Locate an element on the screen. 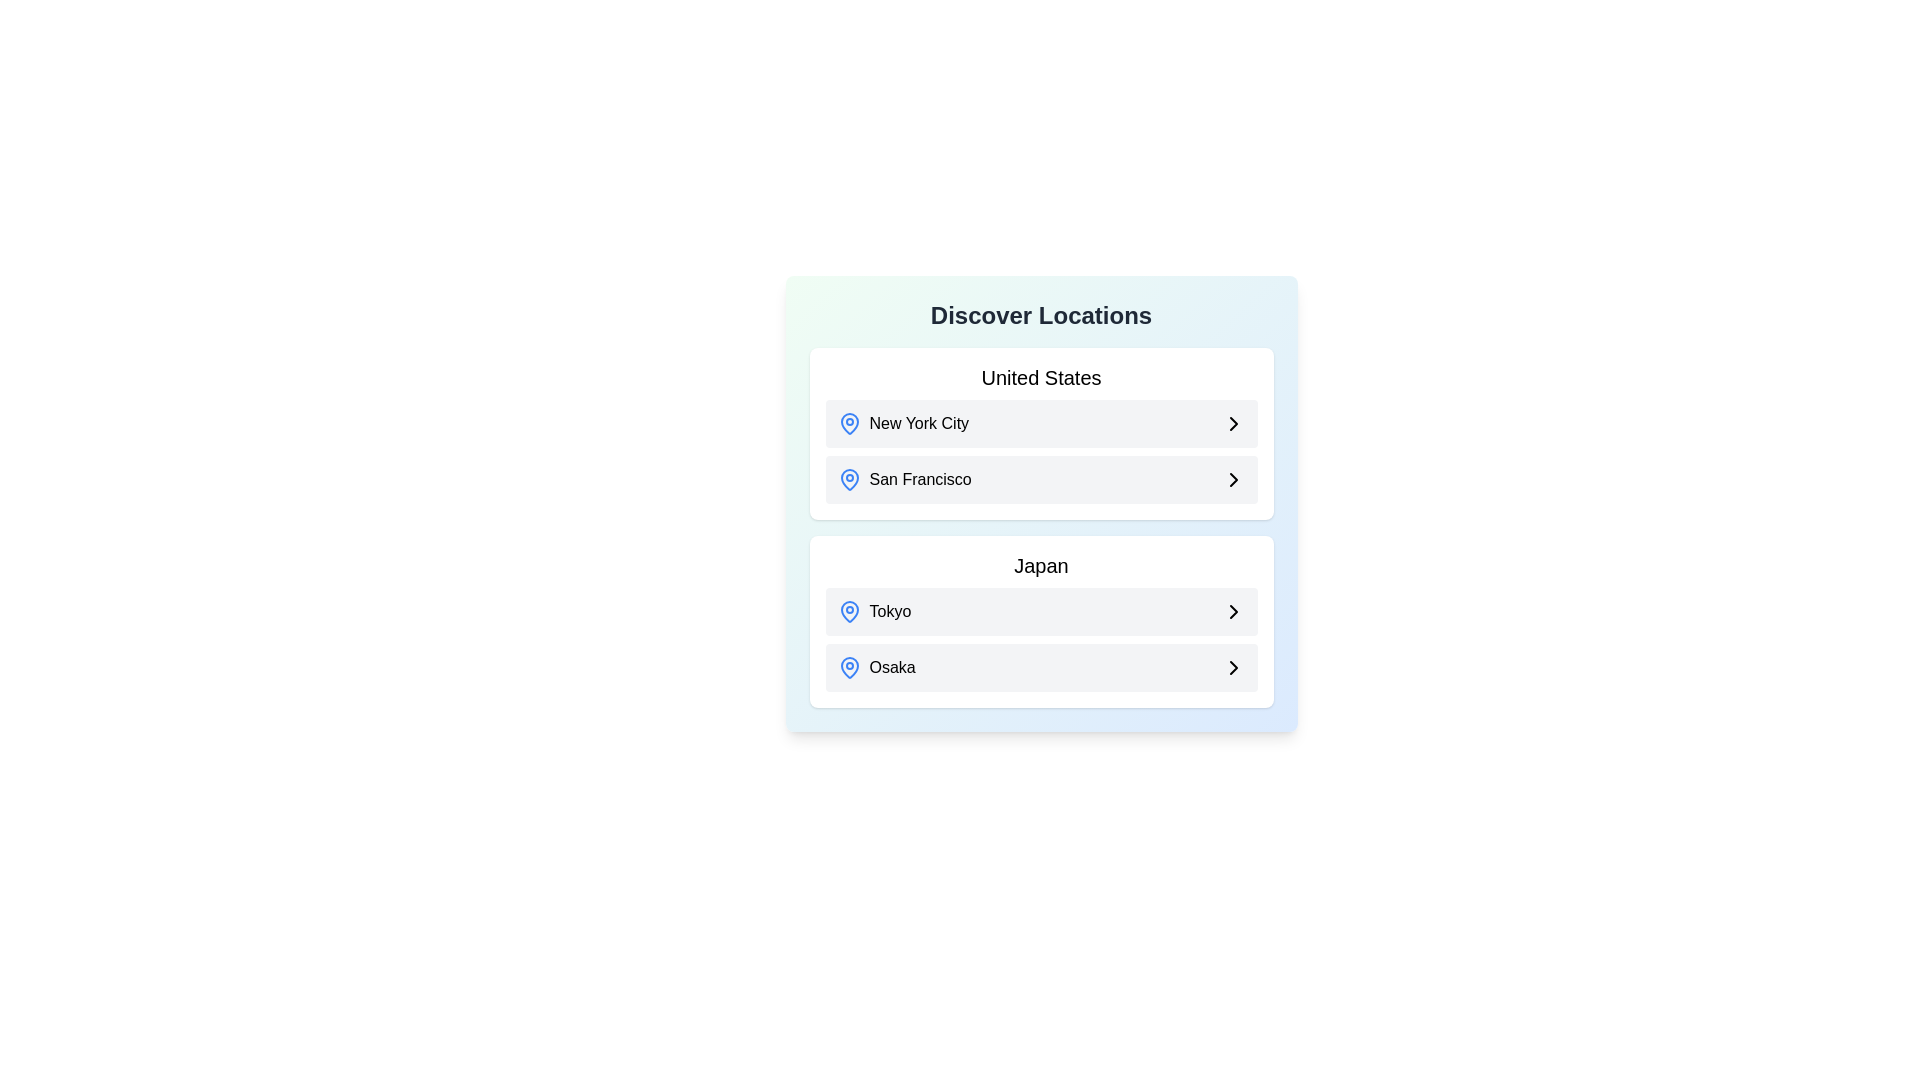 The width and height of the screenshot is (1920, 1080). the label indicating 'Osaka', which is the second item in the list under 'Japan' in the bottom section of the card labeled 'Discover Locations' is located at coordinates (876, 667).